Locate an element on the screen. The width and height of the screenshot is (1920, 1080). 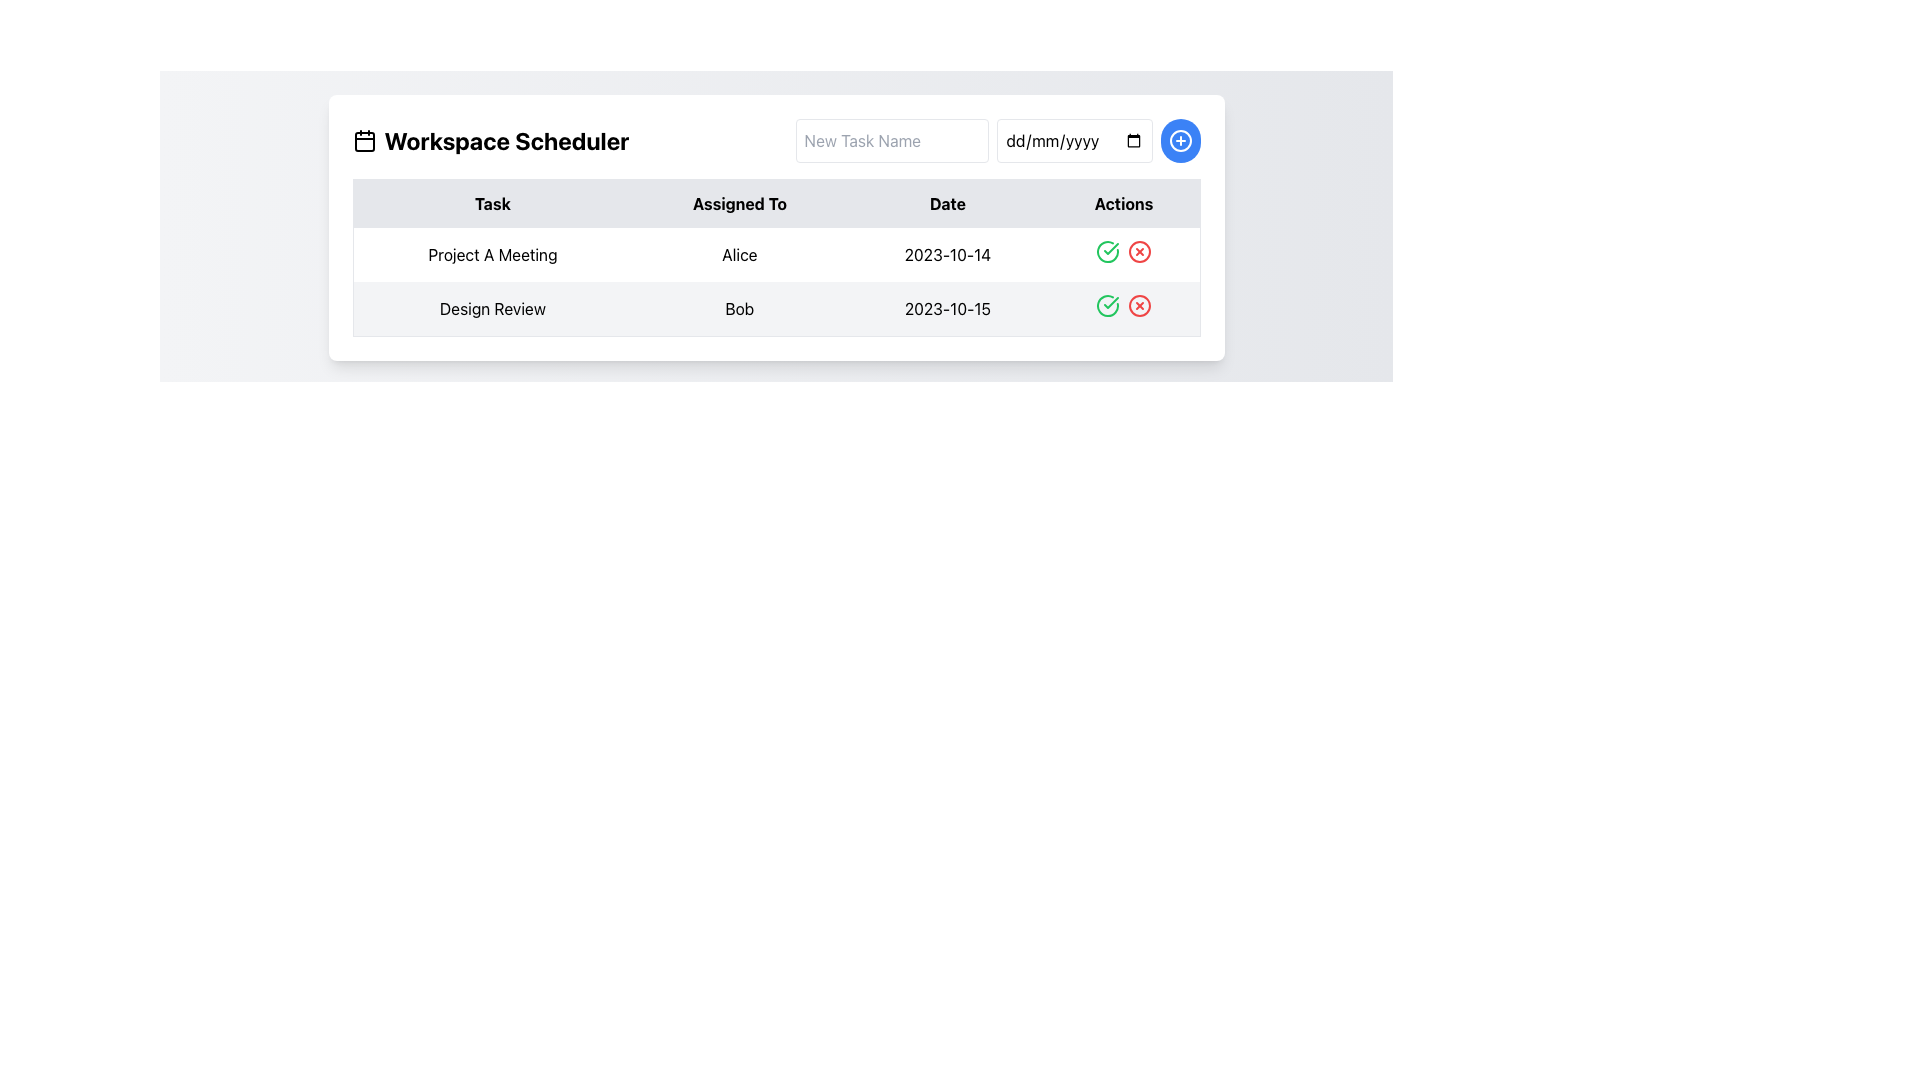
the red circular icon with an 'X' in the Actions column for the 'Project A Meeting' task to observe the hover effect is located at coordinates (1140, 250).